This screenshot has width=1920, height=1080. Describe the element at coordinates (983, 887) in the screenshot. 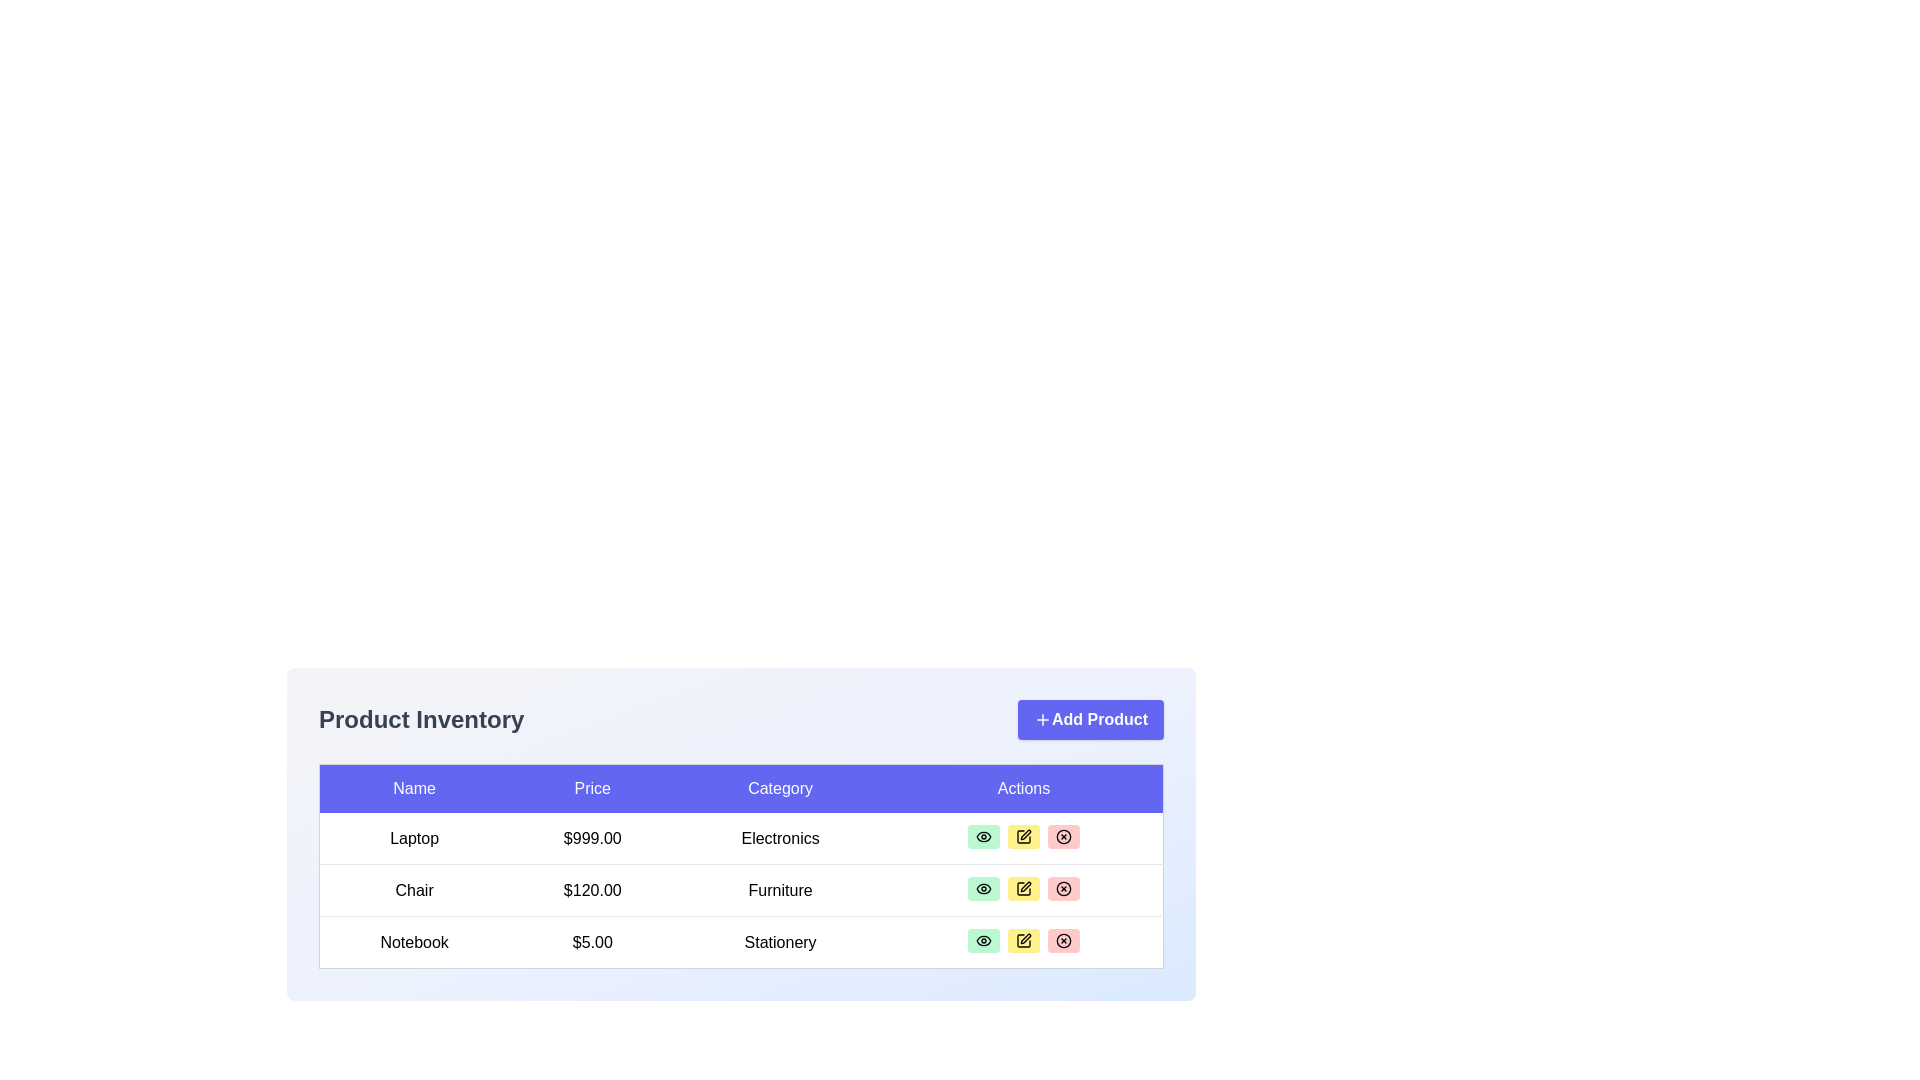

I see `the first button in the 'Actions' column of the second row in the 'Product Inventory' table` at that location.